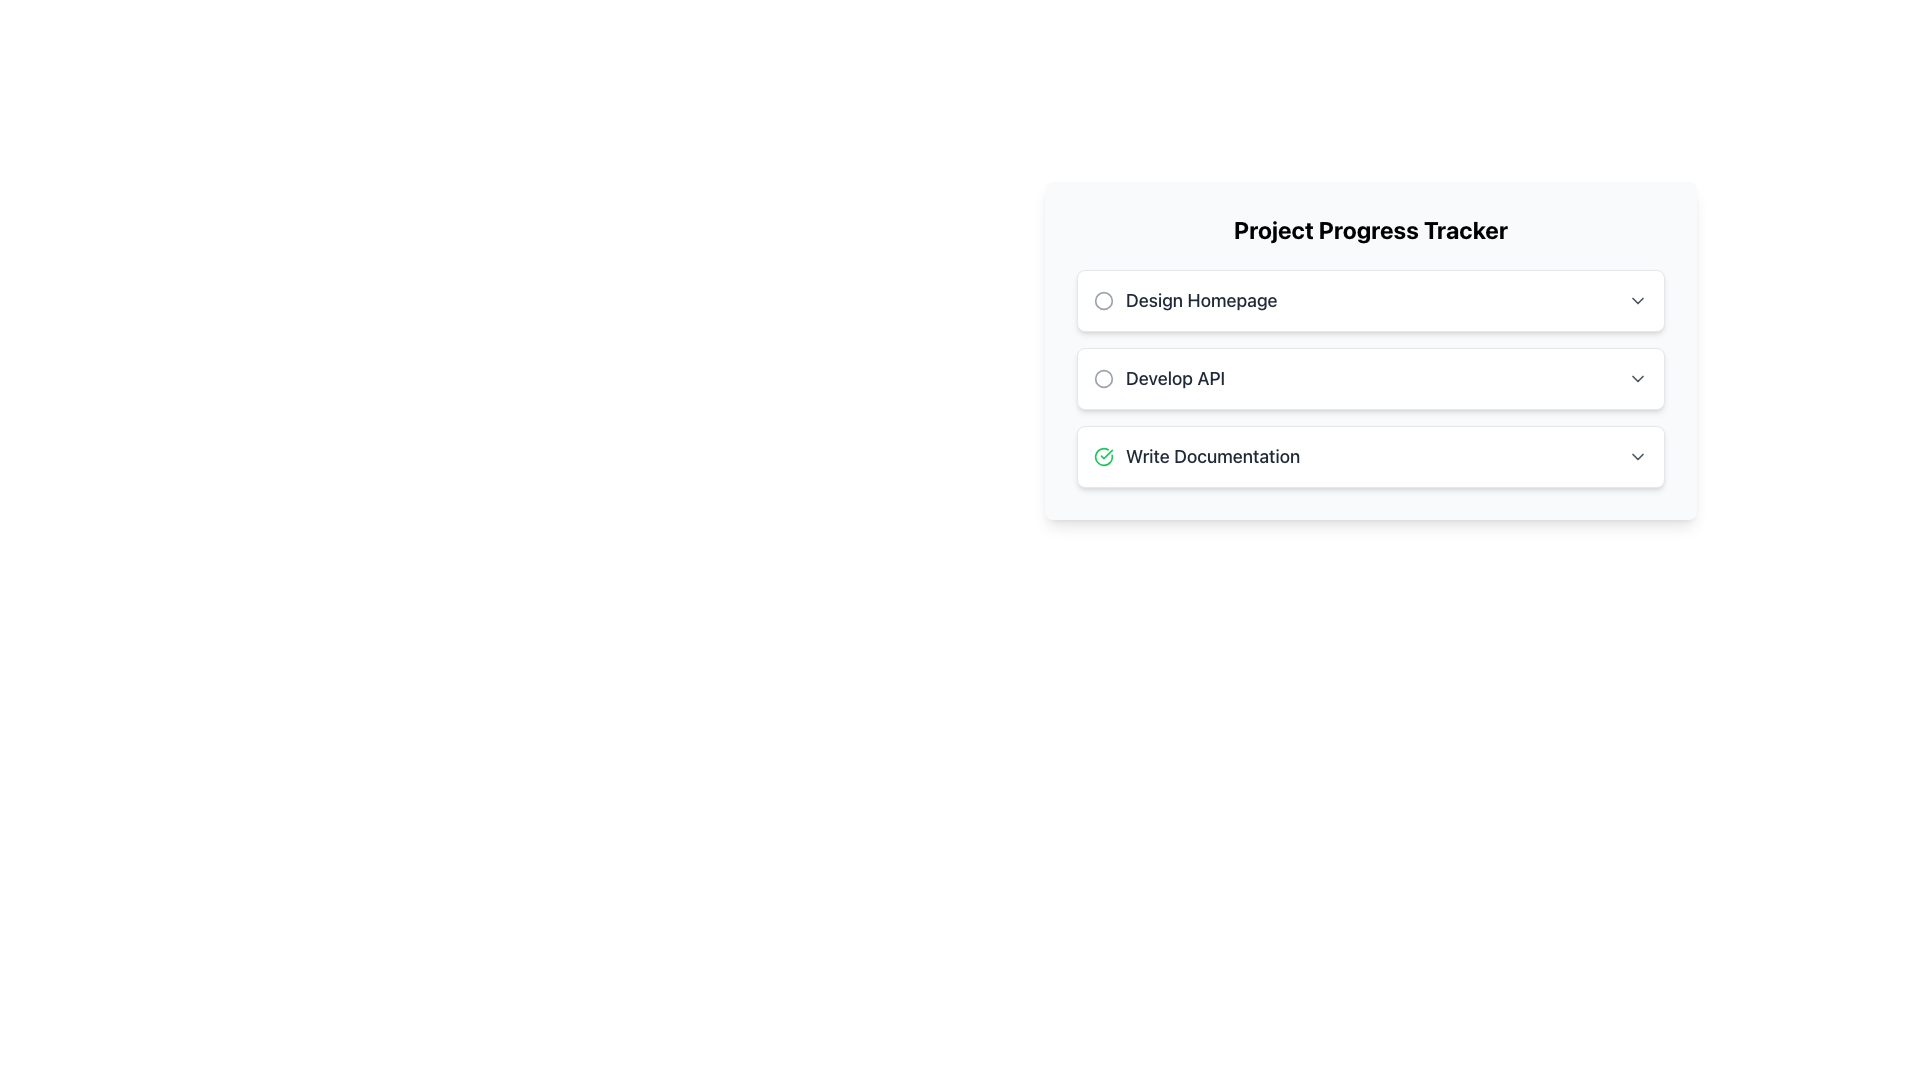 The image size is (1920, 1080). Describe the element at coordinates (1370, 378) in the screenshot. I see `the right-sided arrow button for task actions in the 'Develop API' section of the Task description card located in the 'Project Progress Tracker'` at that location.